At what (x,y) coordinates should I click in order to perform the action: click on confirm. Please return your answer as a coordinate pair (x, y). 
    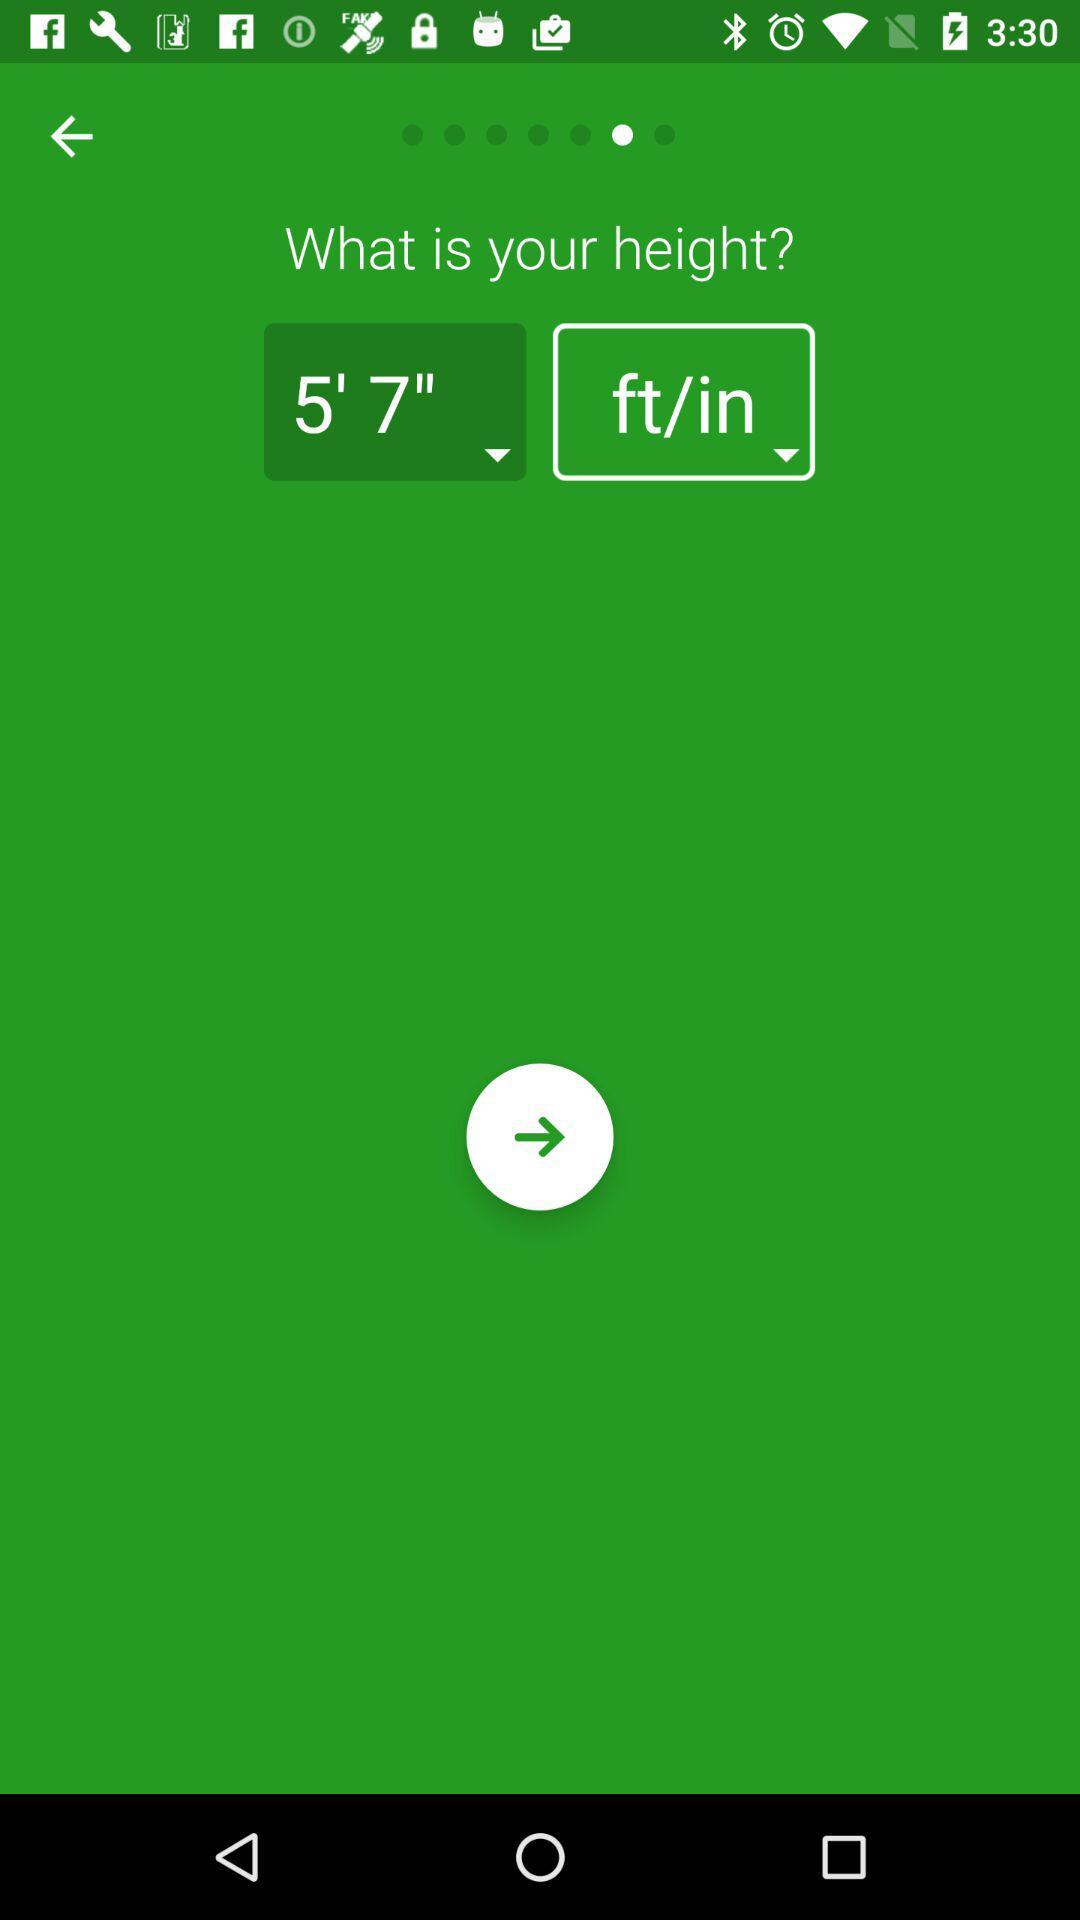
    Looking at the image, I should click on (540, 1137).